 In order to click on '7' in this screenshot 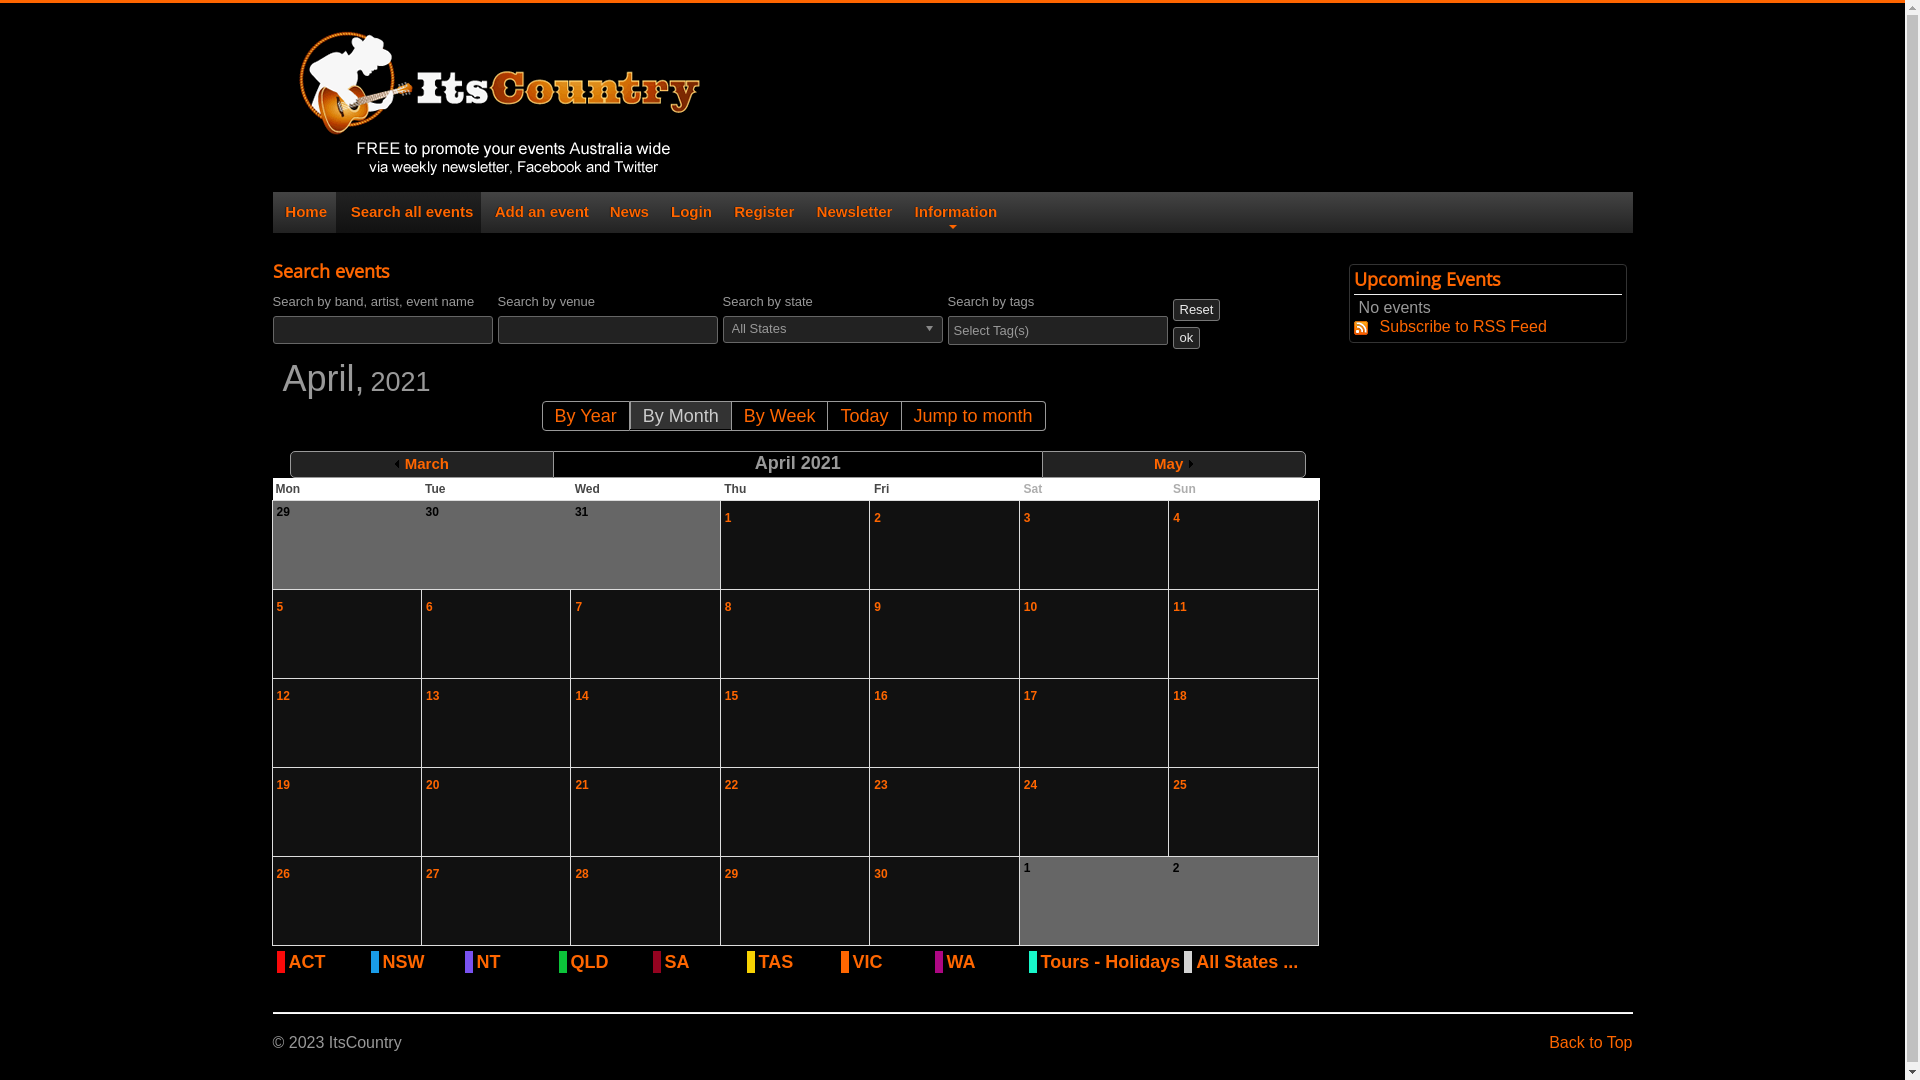, I will do `click(574, 605)`.